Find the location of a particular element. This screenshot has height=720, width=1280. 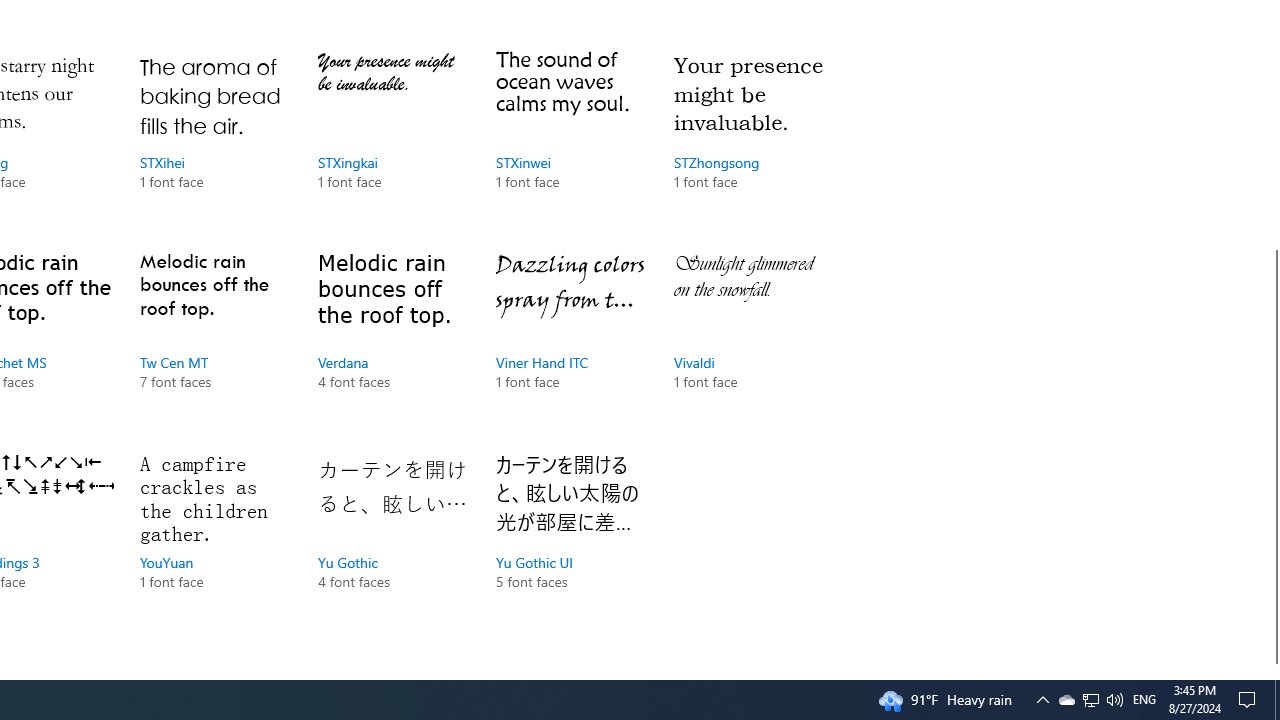

'Vertical Small Increase' is located at coordinates (1271, 671).